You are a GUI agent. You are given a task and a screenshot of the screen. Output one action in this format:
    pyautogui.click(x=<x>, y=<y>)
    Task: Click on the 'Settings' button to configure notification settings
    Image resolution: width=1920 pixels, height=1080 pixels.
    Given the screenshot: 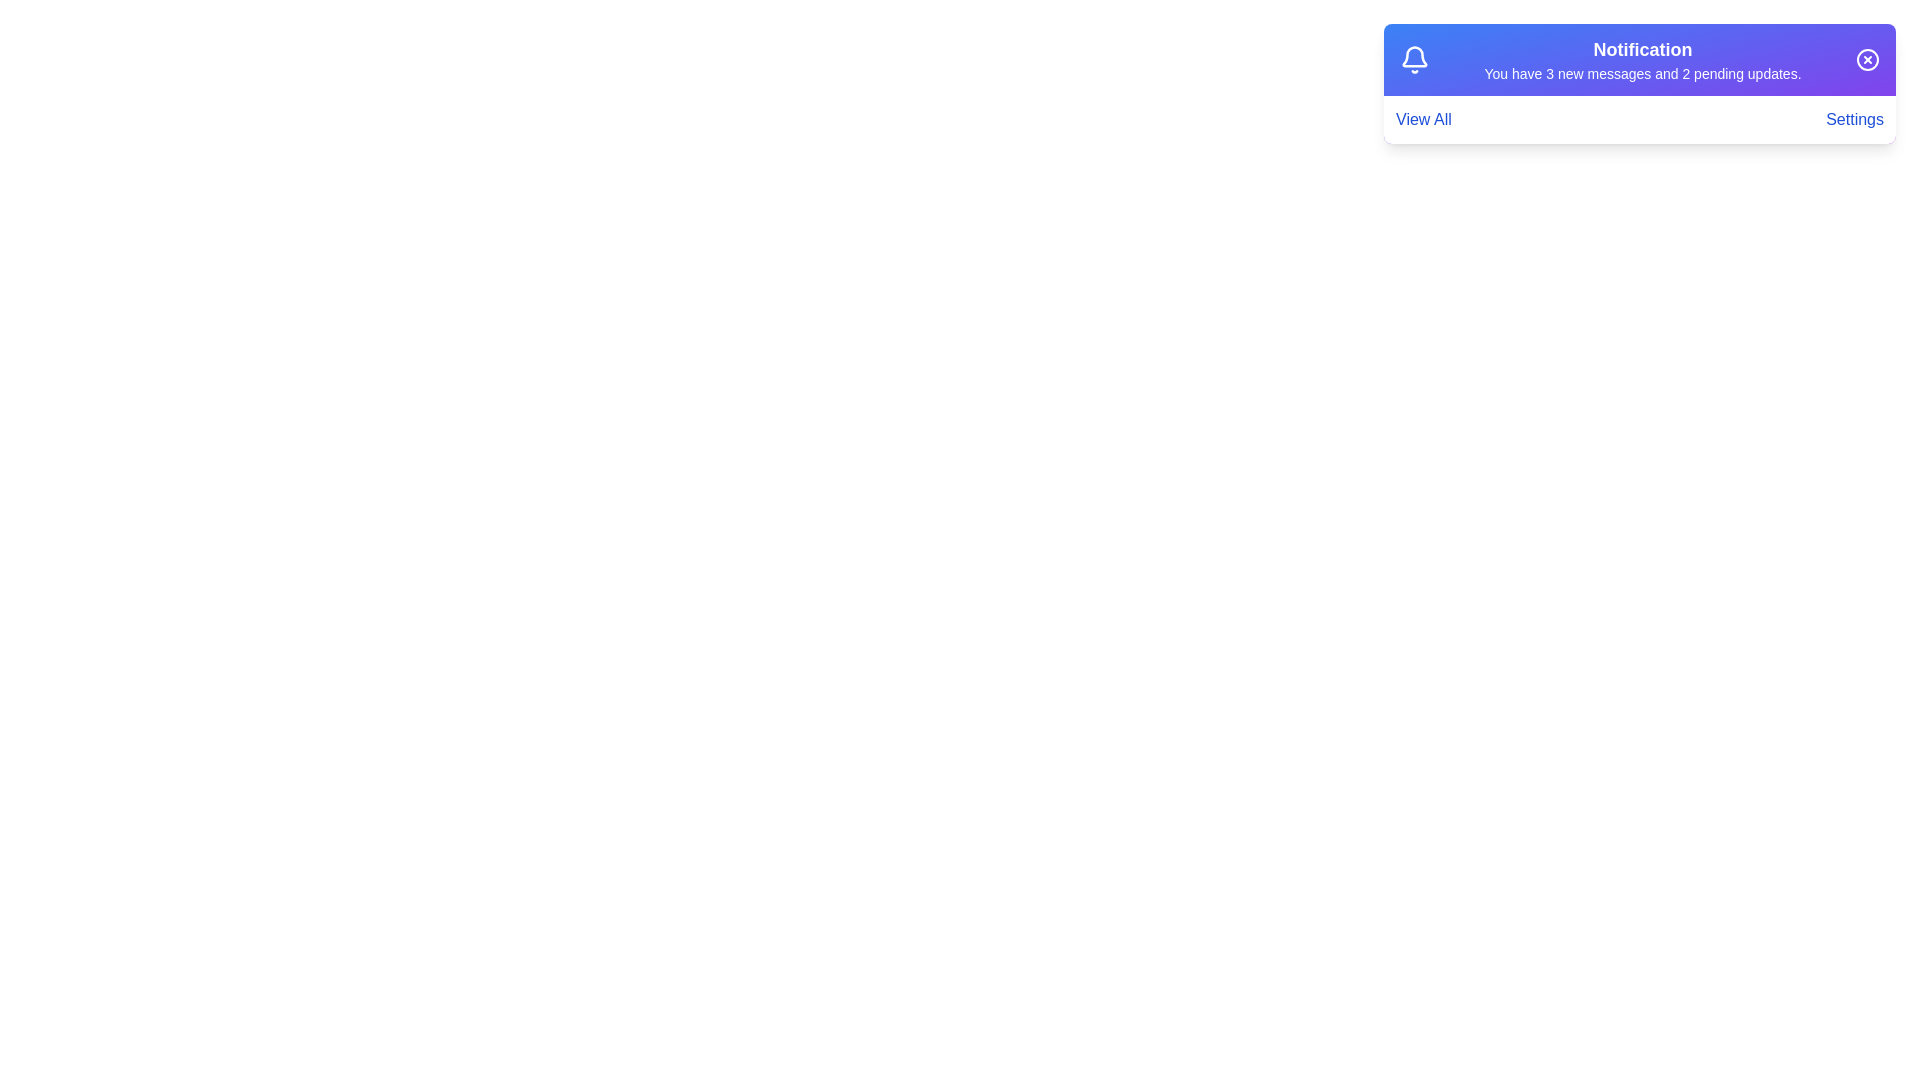 What is the action you would take?
    pyautogui.click(x=1853, y=119)
    